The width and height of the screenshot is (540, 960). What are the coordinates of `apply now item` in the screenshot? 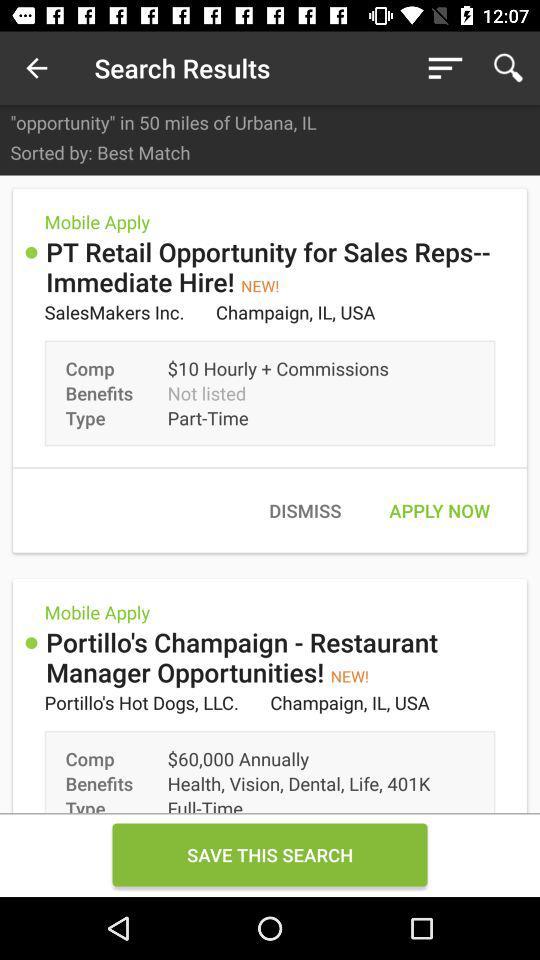 It's located at (438, 509).